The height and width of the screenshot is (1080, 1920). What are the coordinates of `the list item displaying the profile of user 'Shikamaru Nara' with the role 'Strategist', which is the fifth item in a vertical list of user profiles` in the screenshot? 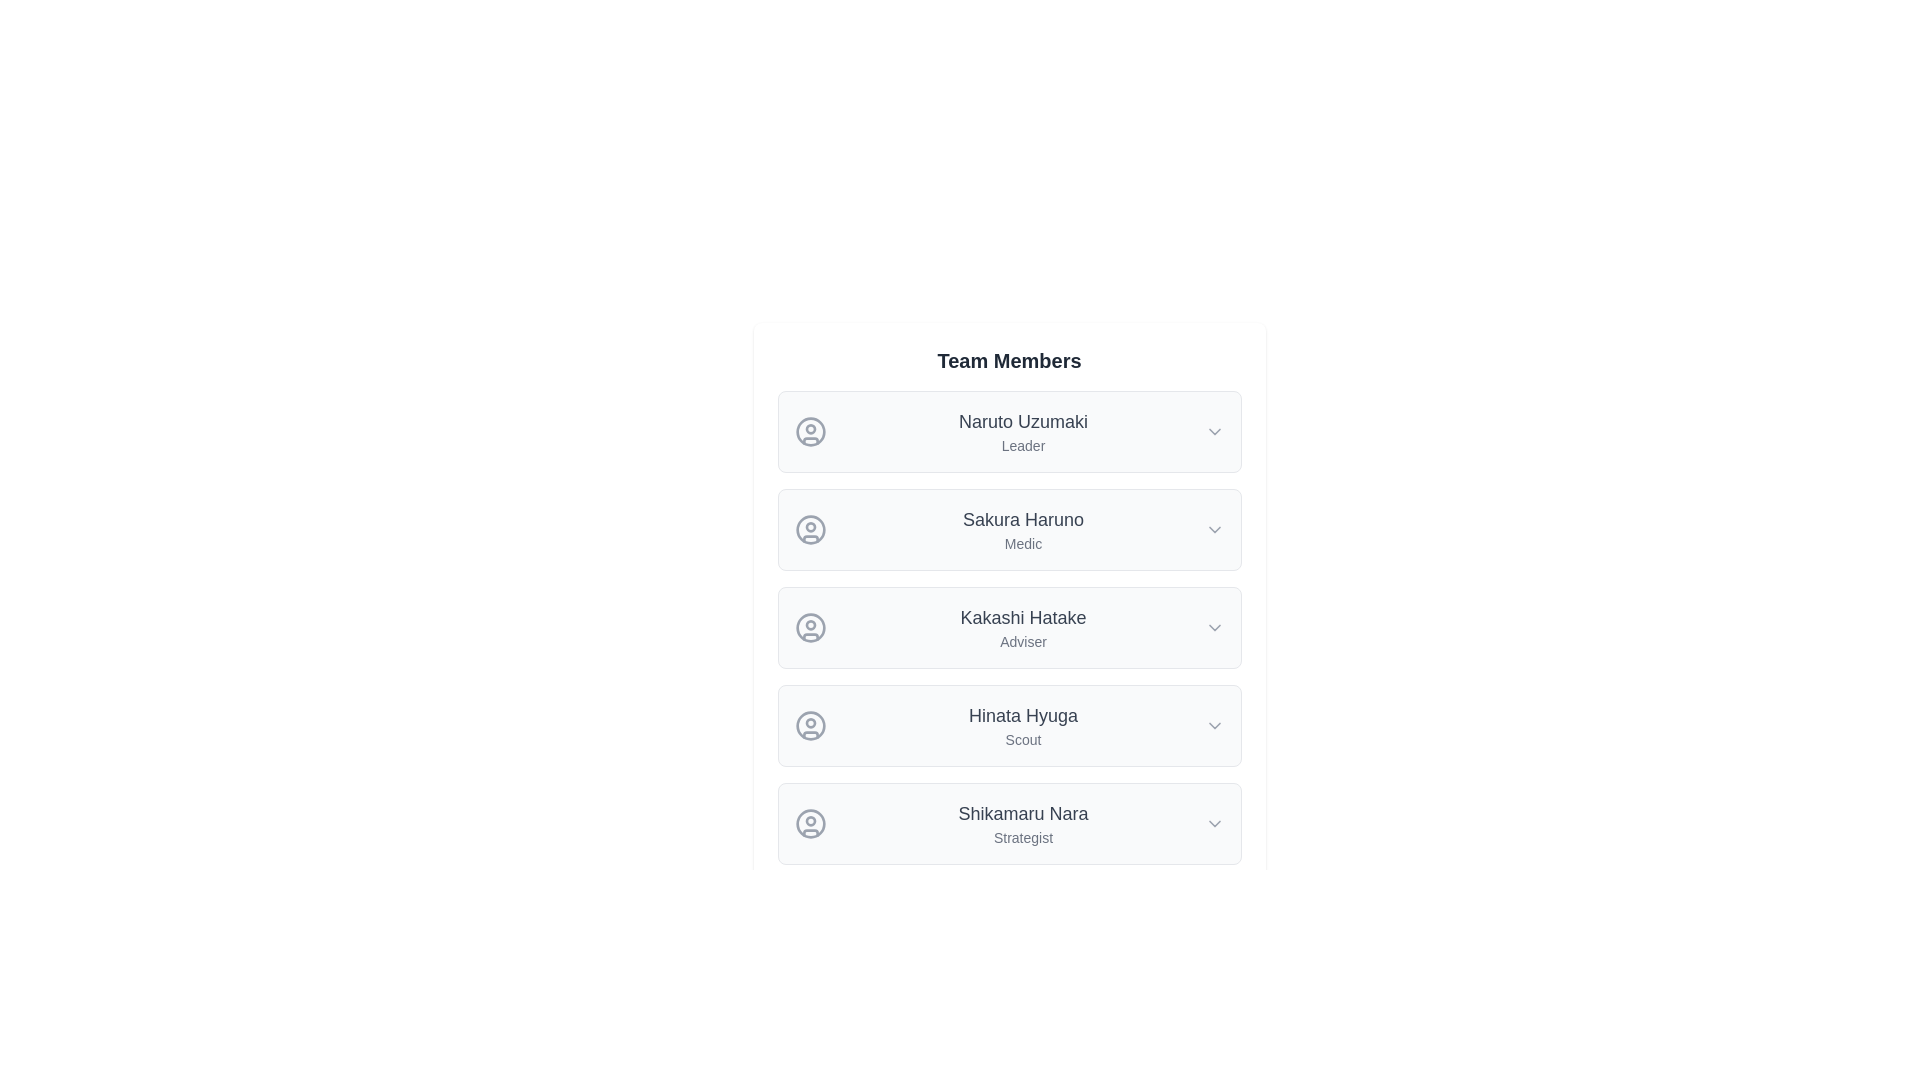 It's located at (1009, 824).